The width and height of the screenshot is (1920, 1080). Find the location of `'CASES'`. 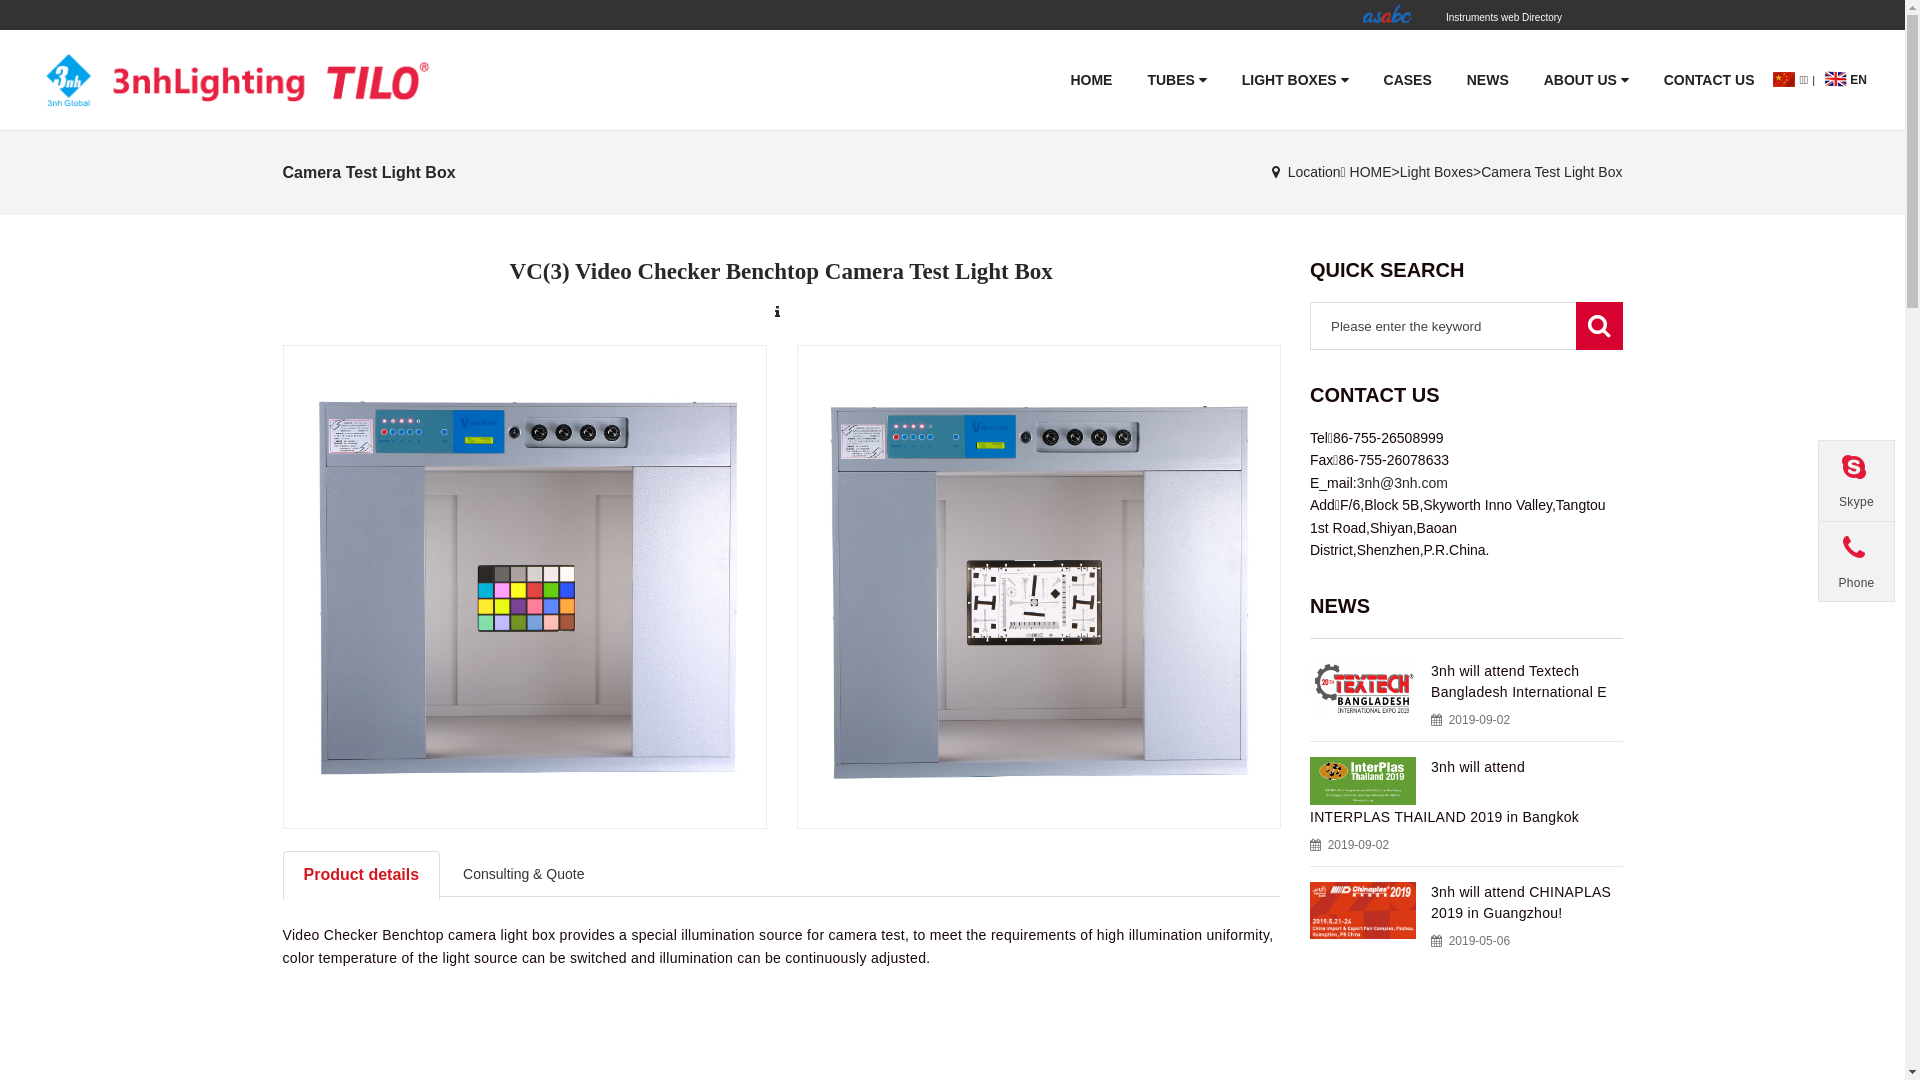

'CASES' is located at coordinates (1406, 79).